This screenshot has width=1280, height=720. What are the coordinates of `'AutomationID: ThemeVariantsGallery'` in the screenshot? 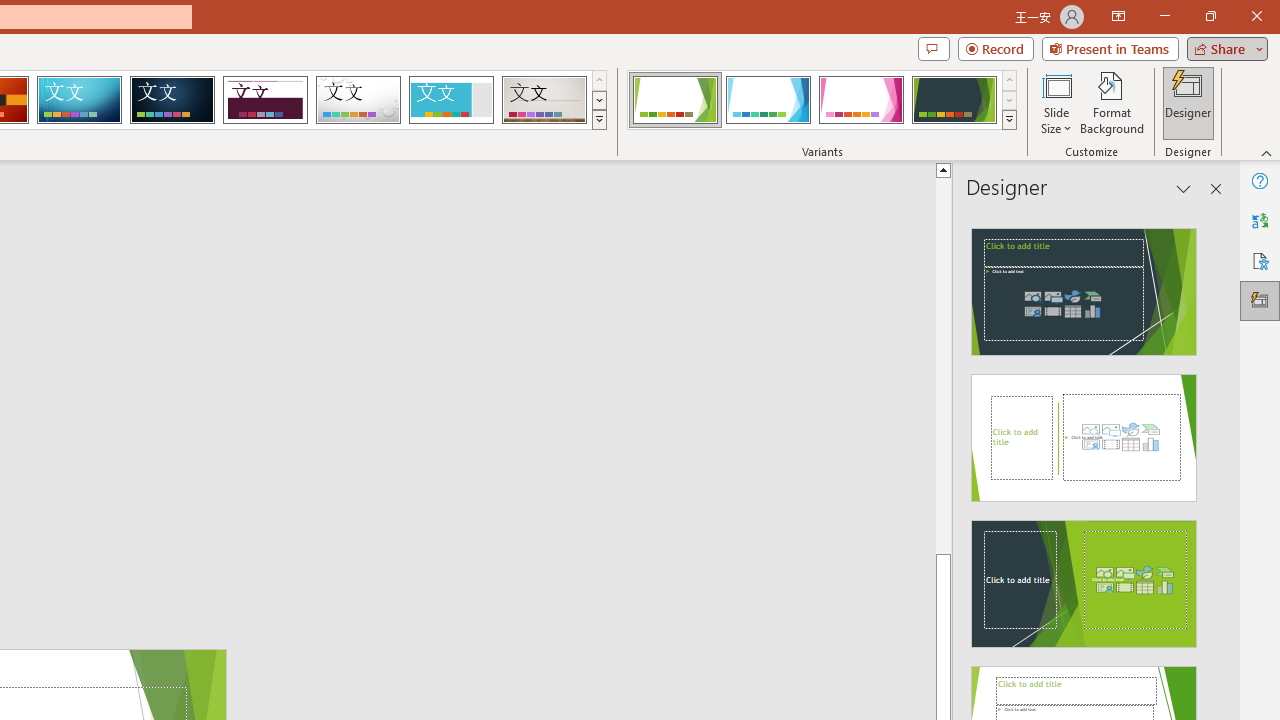 It's located at (823, 100).